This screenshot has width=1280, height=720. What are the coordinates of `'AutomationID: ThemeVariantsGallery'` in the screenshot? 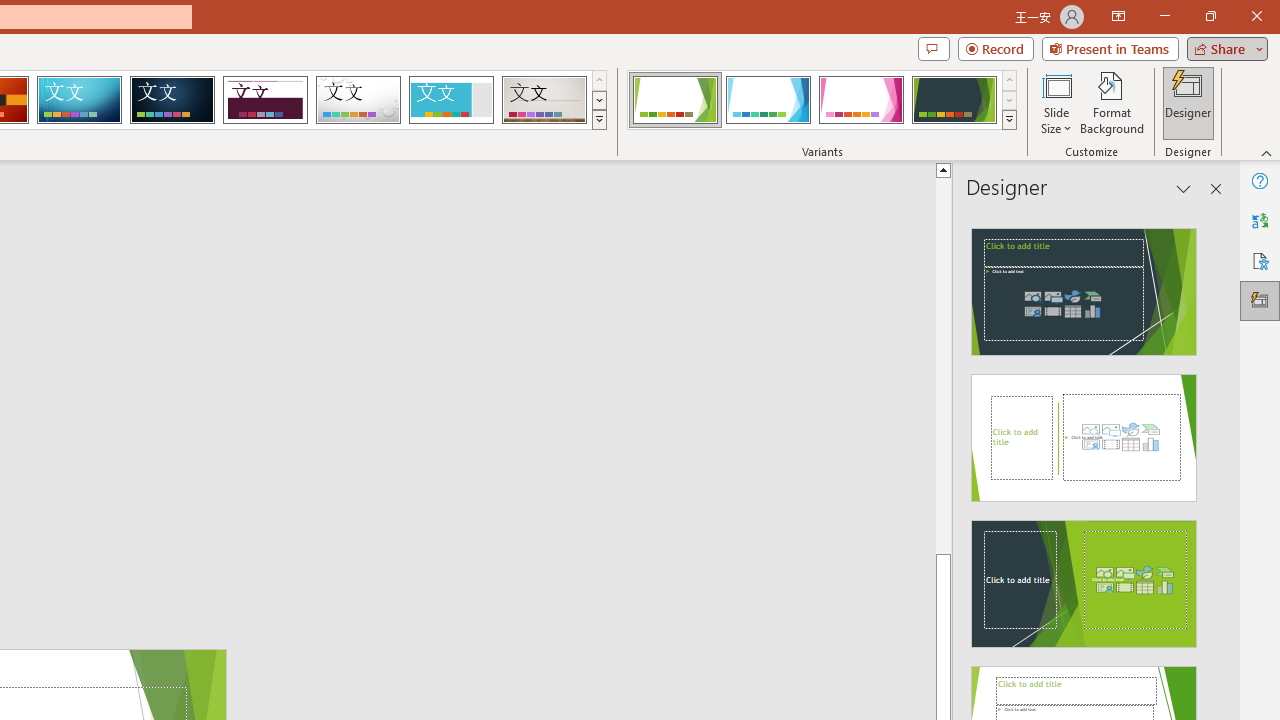 It's located at (823, 100).